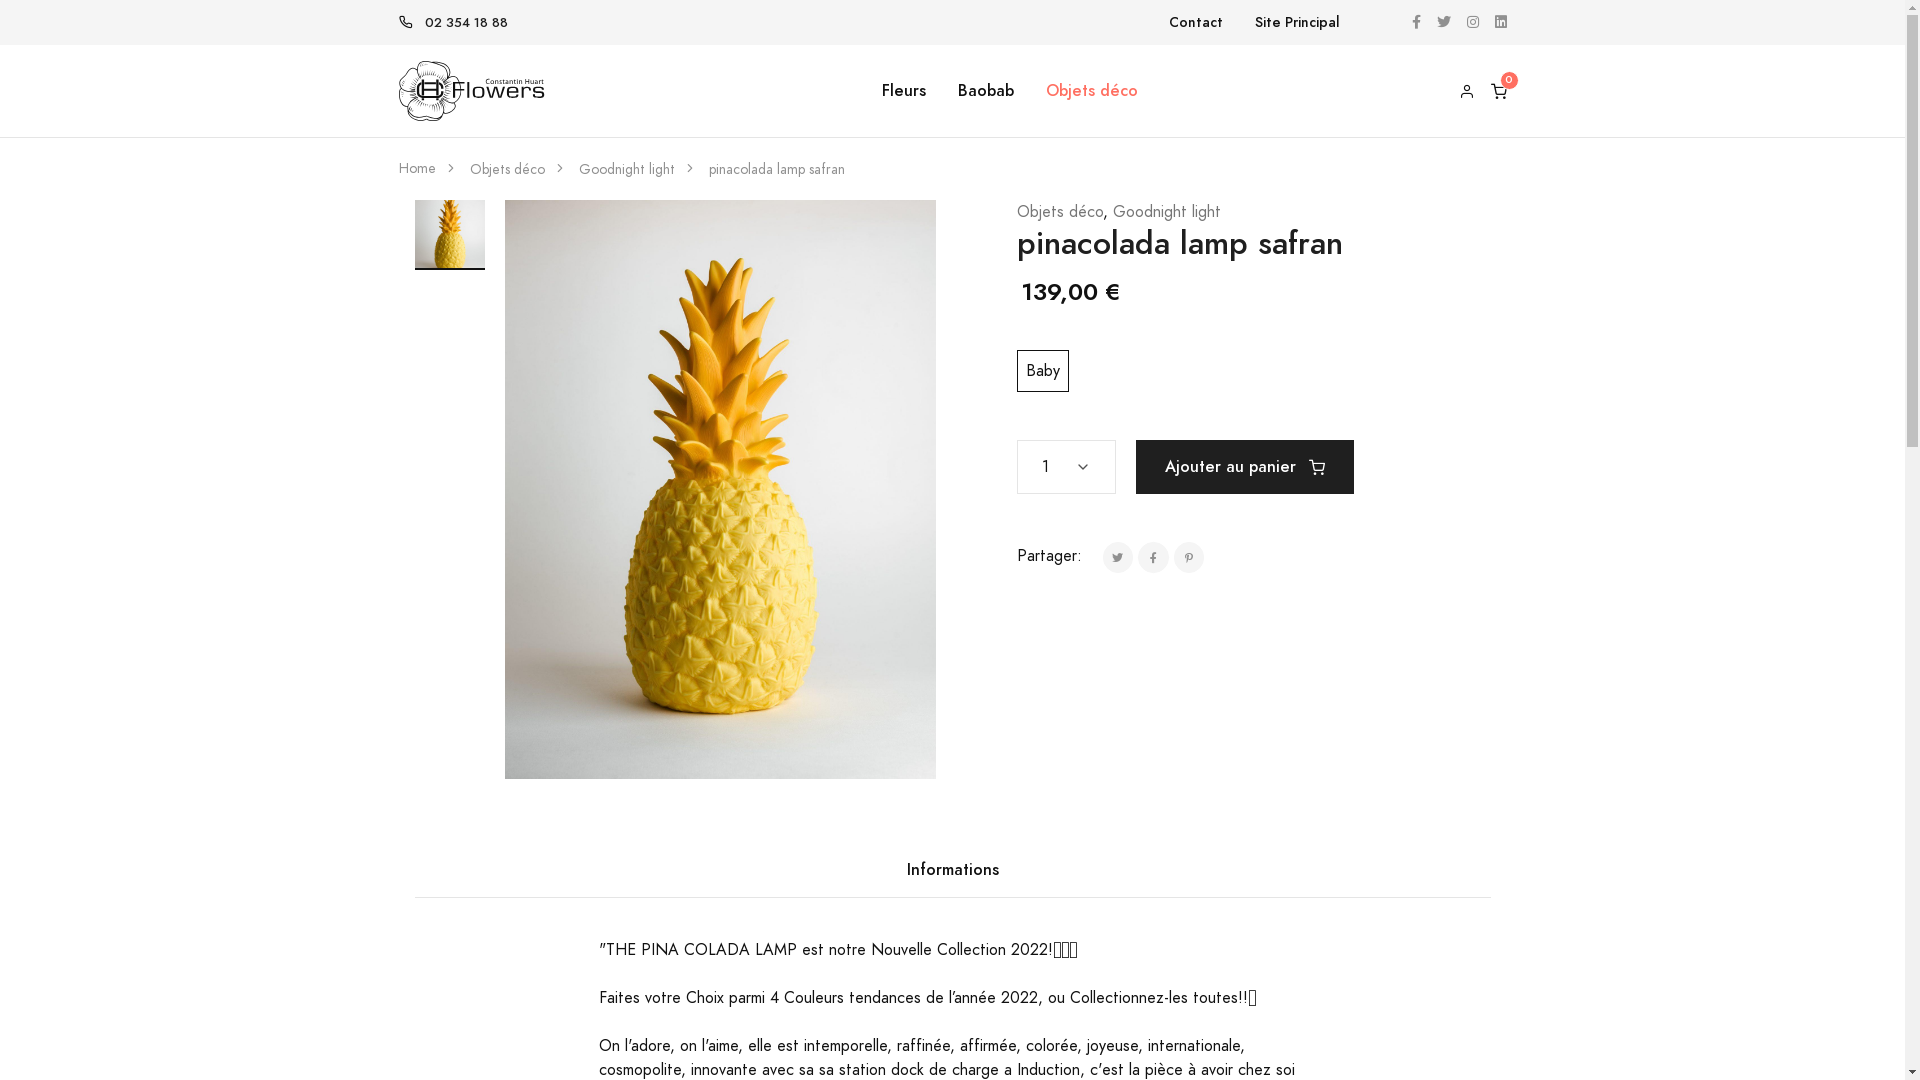 Image resolution: width=1920 pixels, height=1080 pixels. I want to click on 'Contact', so click(1195, 22).